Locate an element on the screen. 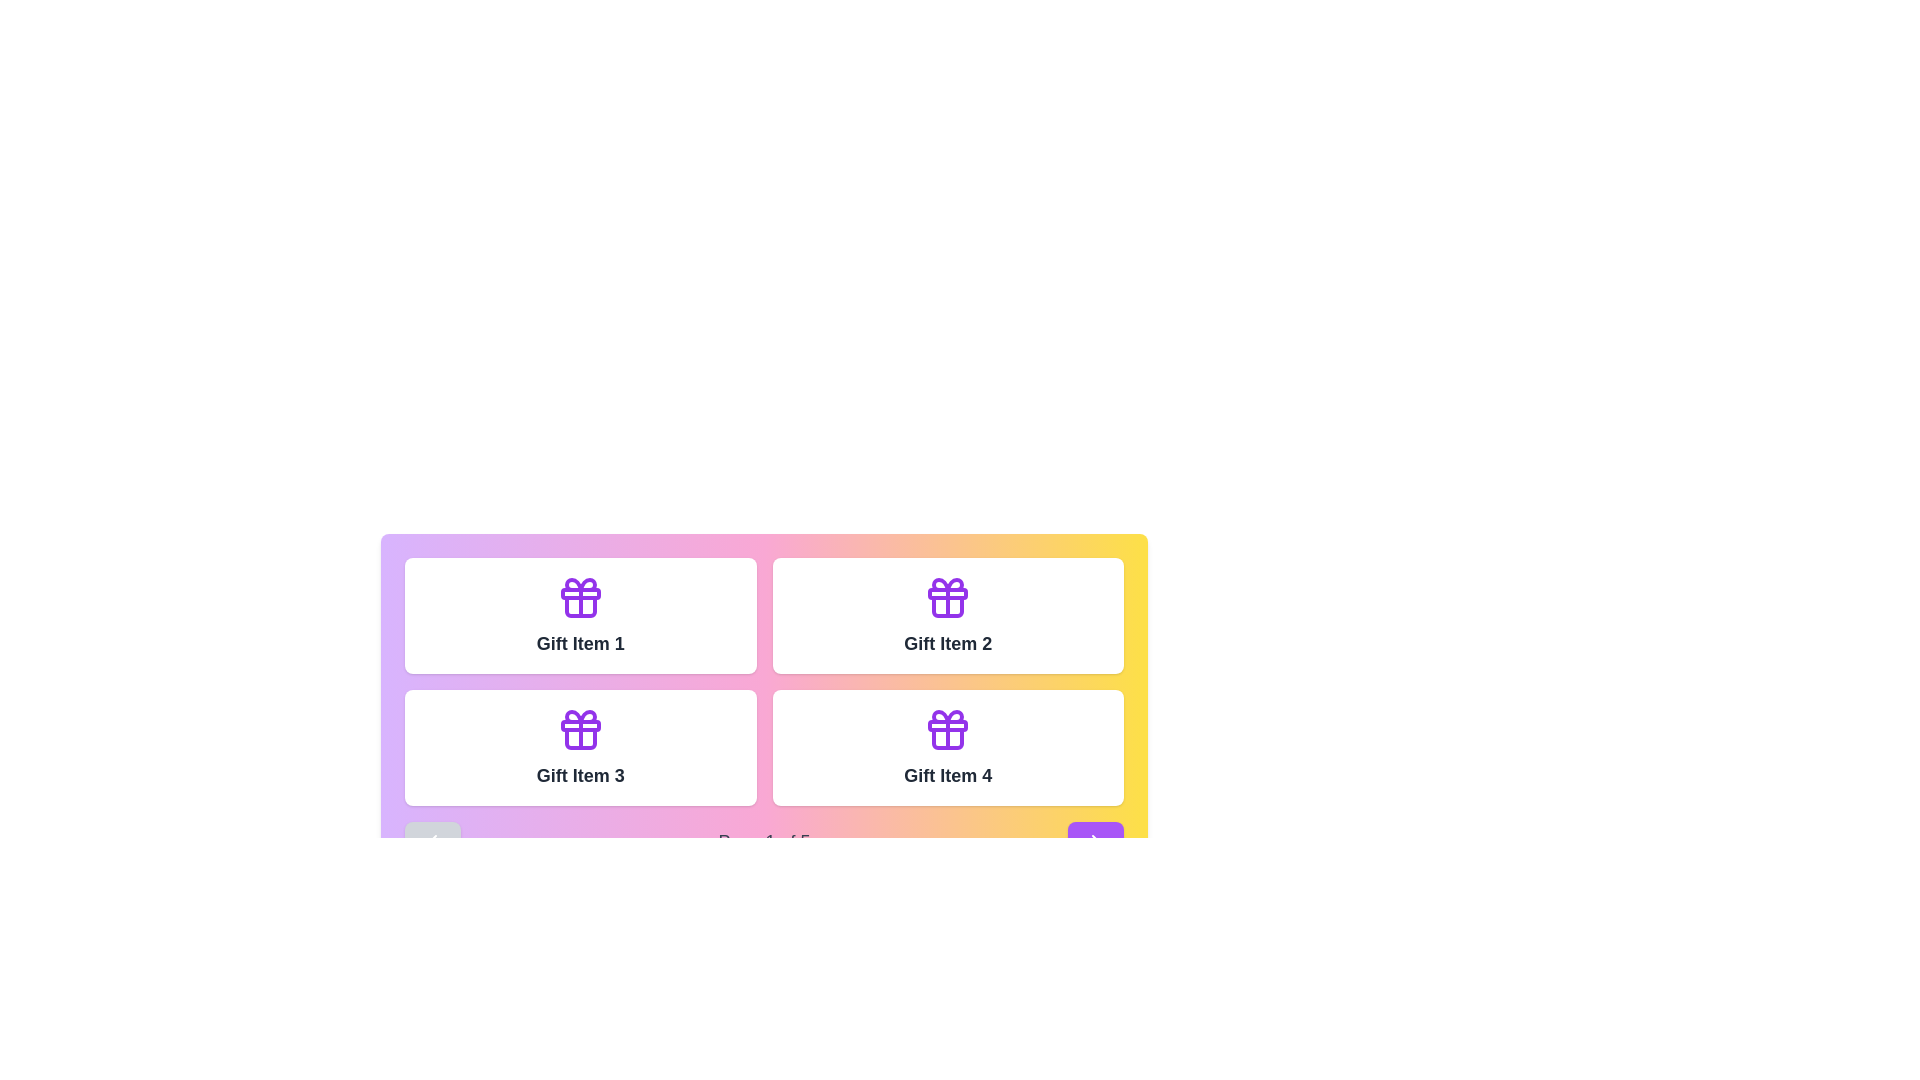 Image resolution: width=1920 pixels, height=1080 pixels. the card displaying 'Gift Item 4', located at the bottom-right of the 2x2 grid layout is located at coordinates (947, 748).